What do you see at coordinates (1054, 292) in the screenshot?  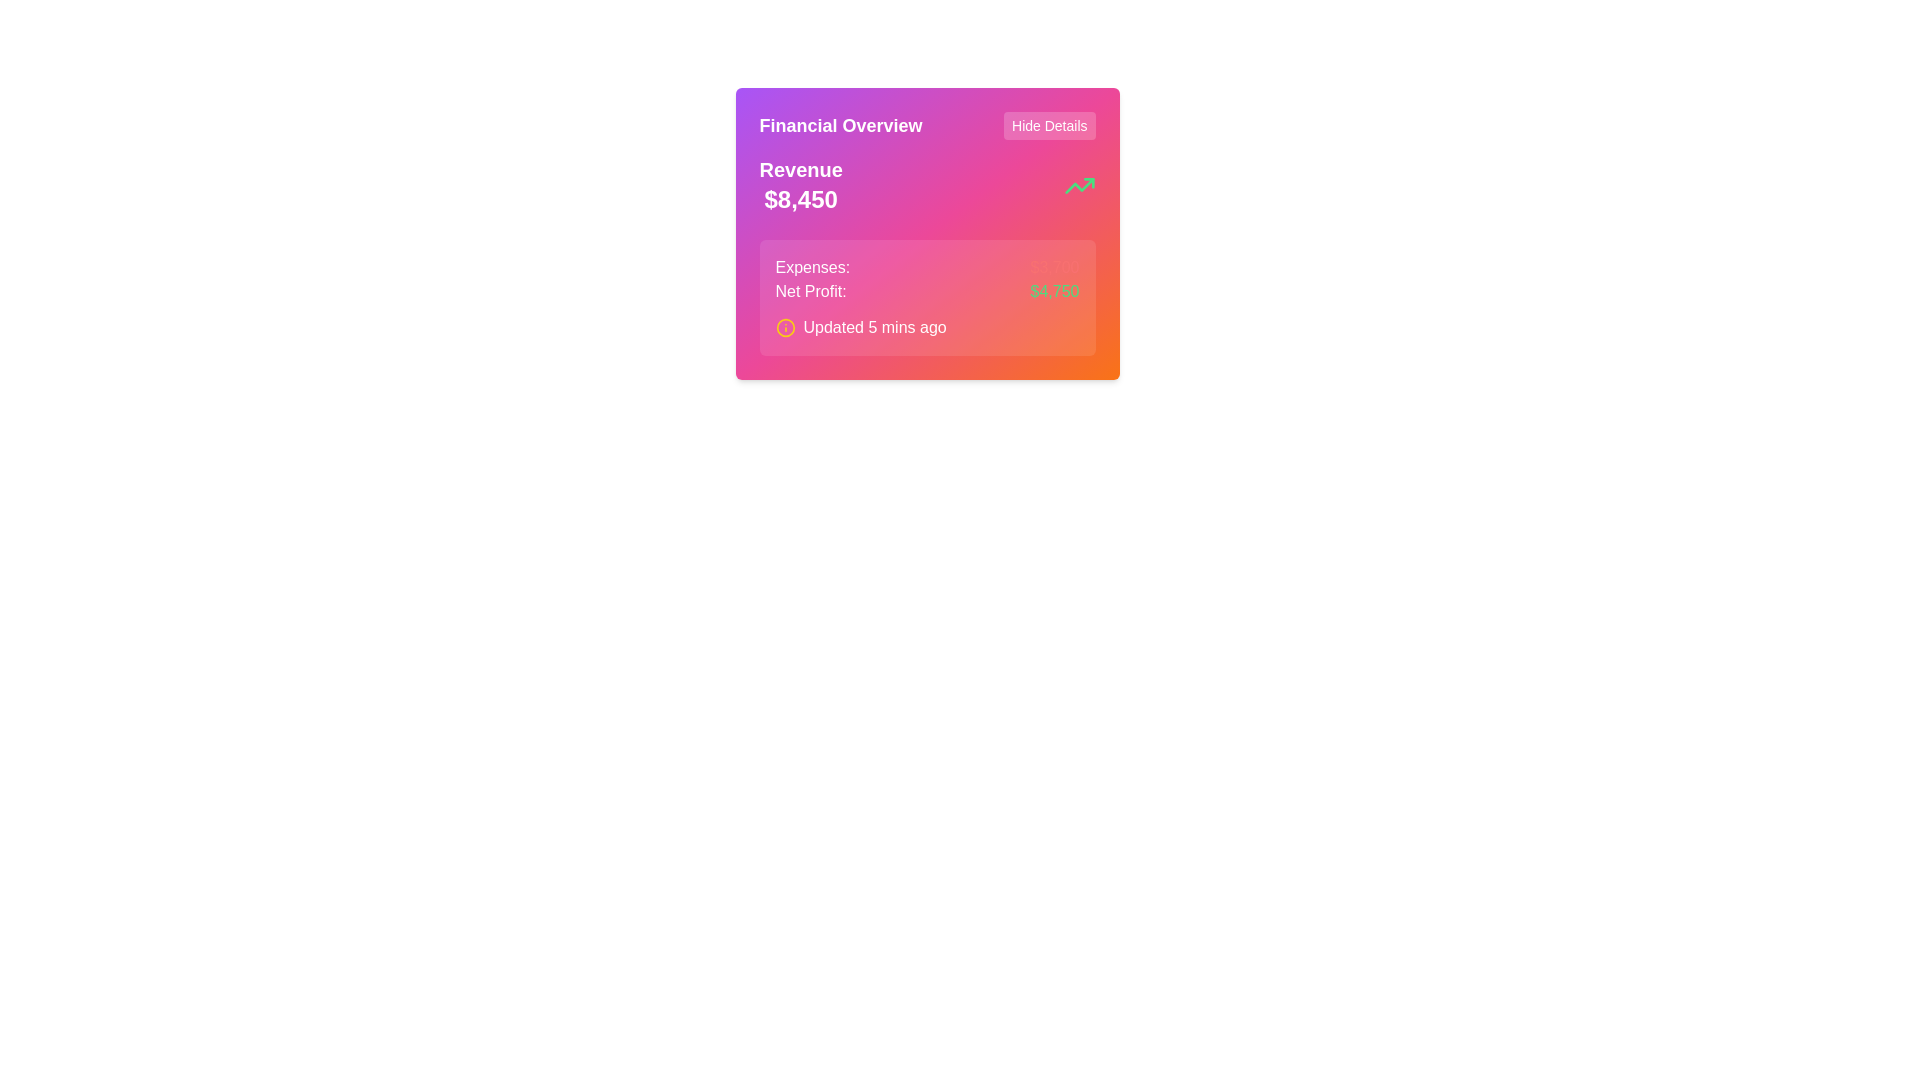 I see `the text display showing '$4,750' in bright green font, which is part of the 'Net Profit' section in the 'Financial Overview' card` at bounding box center [1054, 292].